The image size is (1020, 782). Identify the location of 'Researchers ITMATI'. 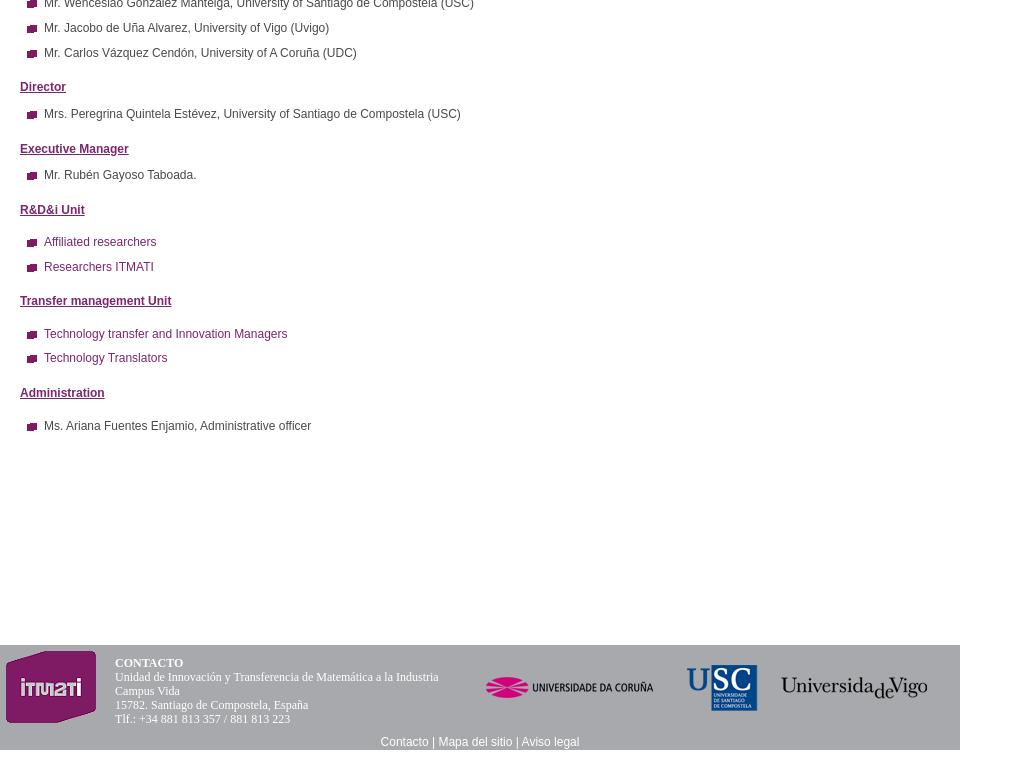
(97, 265).